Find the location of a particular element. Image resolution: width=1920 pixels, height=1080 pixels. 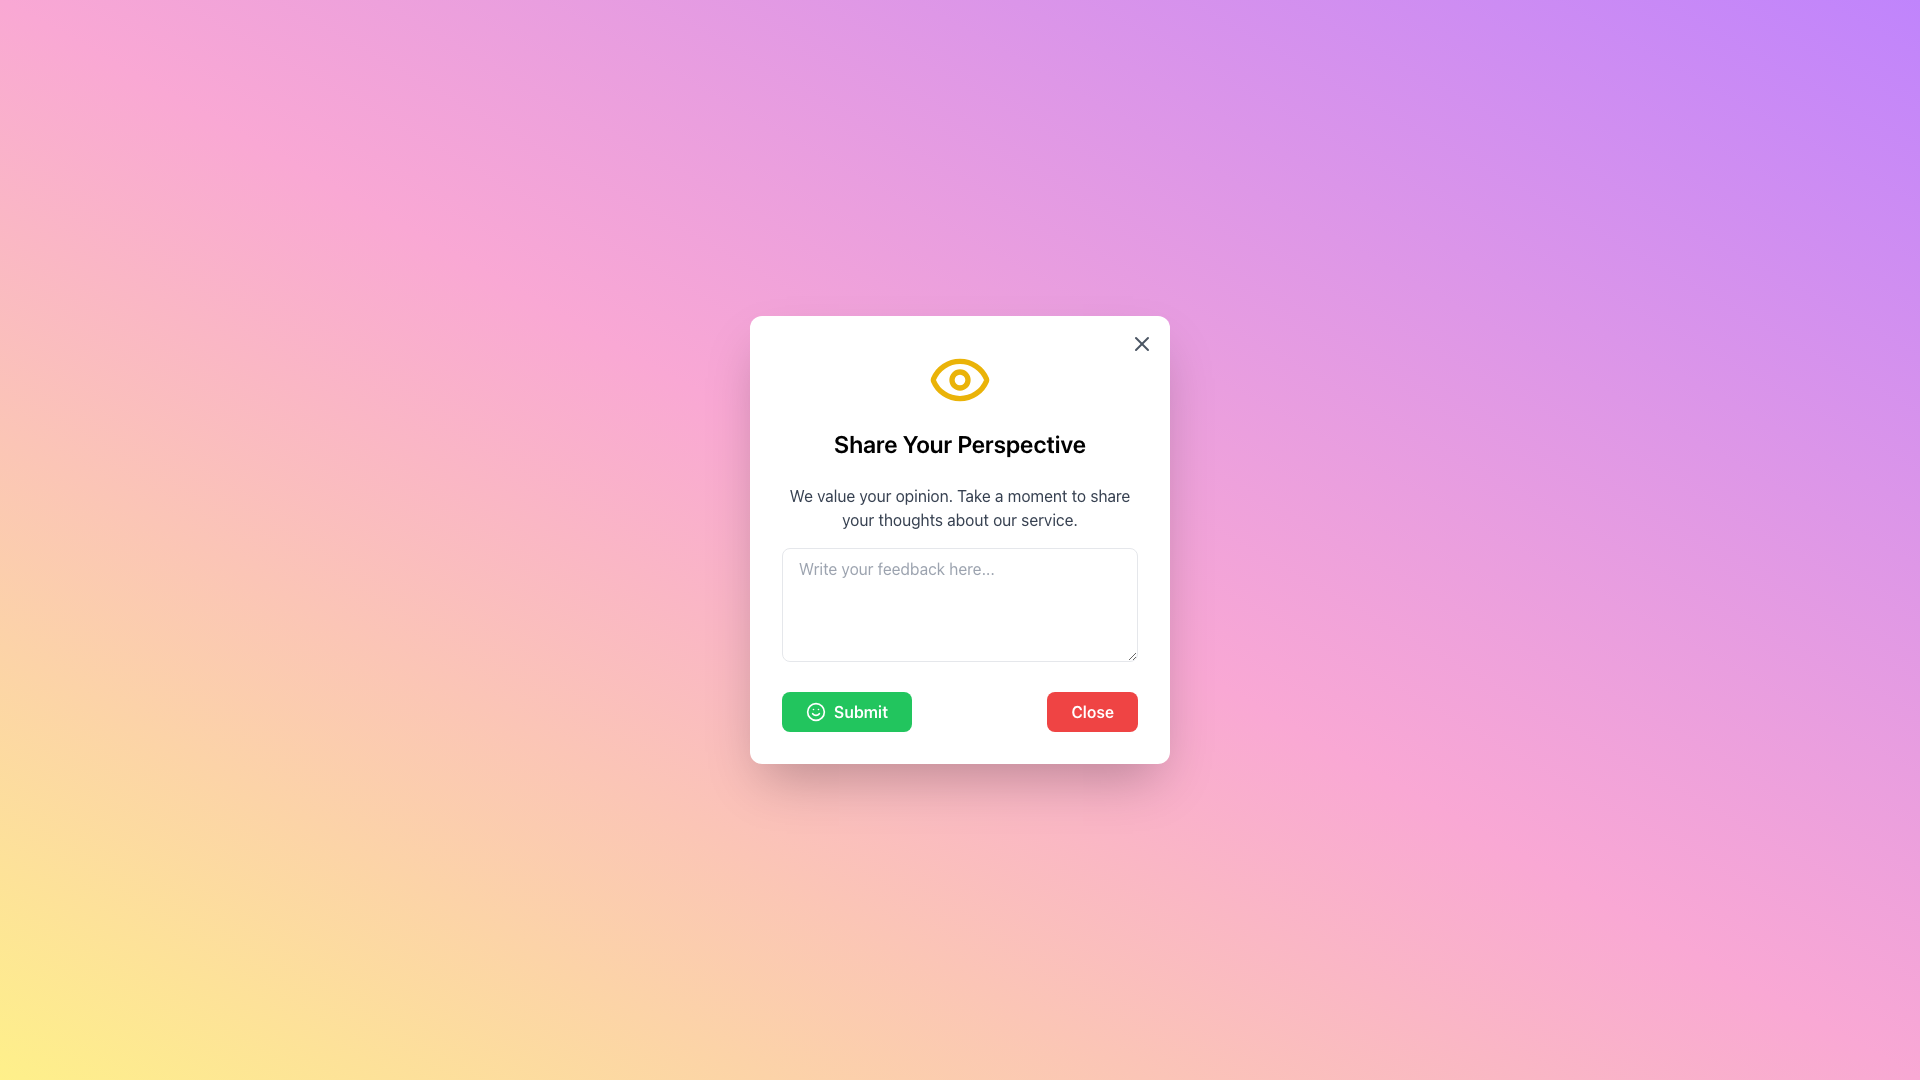

the elliptical yellow eye icon with a hollow center, positioned at the top center of the popup modal's content area is located at coordinates (960, 378).